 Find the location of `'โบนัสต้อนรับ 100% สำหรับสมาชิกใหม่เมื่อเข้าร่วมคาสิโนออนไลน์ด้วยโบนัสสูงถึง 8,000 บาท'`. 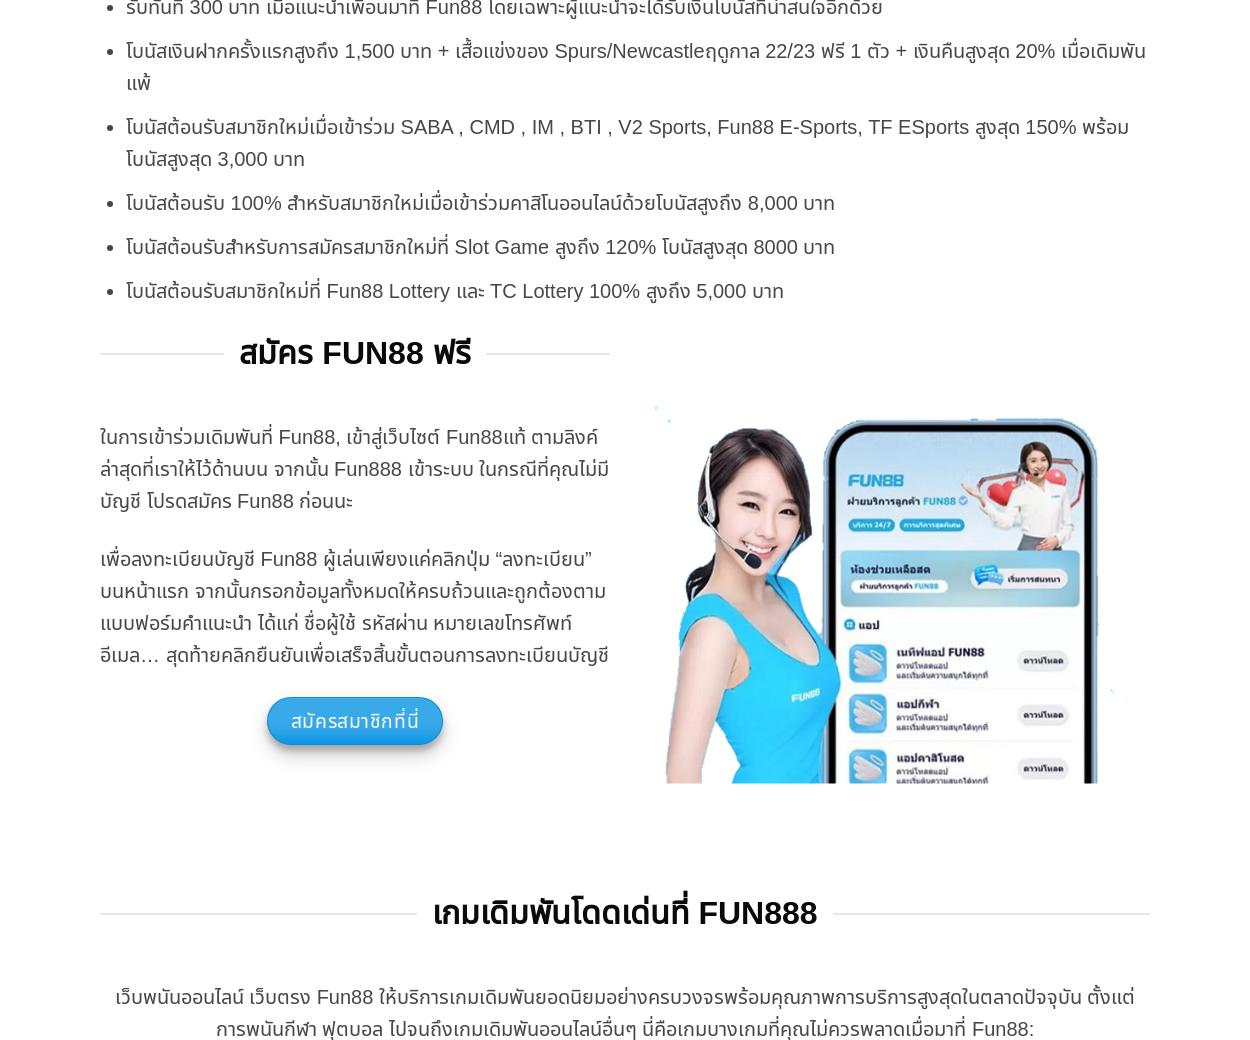

'โบนัสต้อนรับ 100% สำหรับสมาชิกใหม่เมื่อเข้าร่วมคาสิโนออนไลน์ด้วยโบนัสสูงถึง 8,000 บาท' is located at coordinates (479, 201).